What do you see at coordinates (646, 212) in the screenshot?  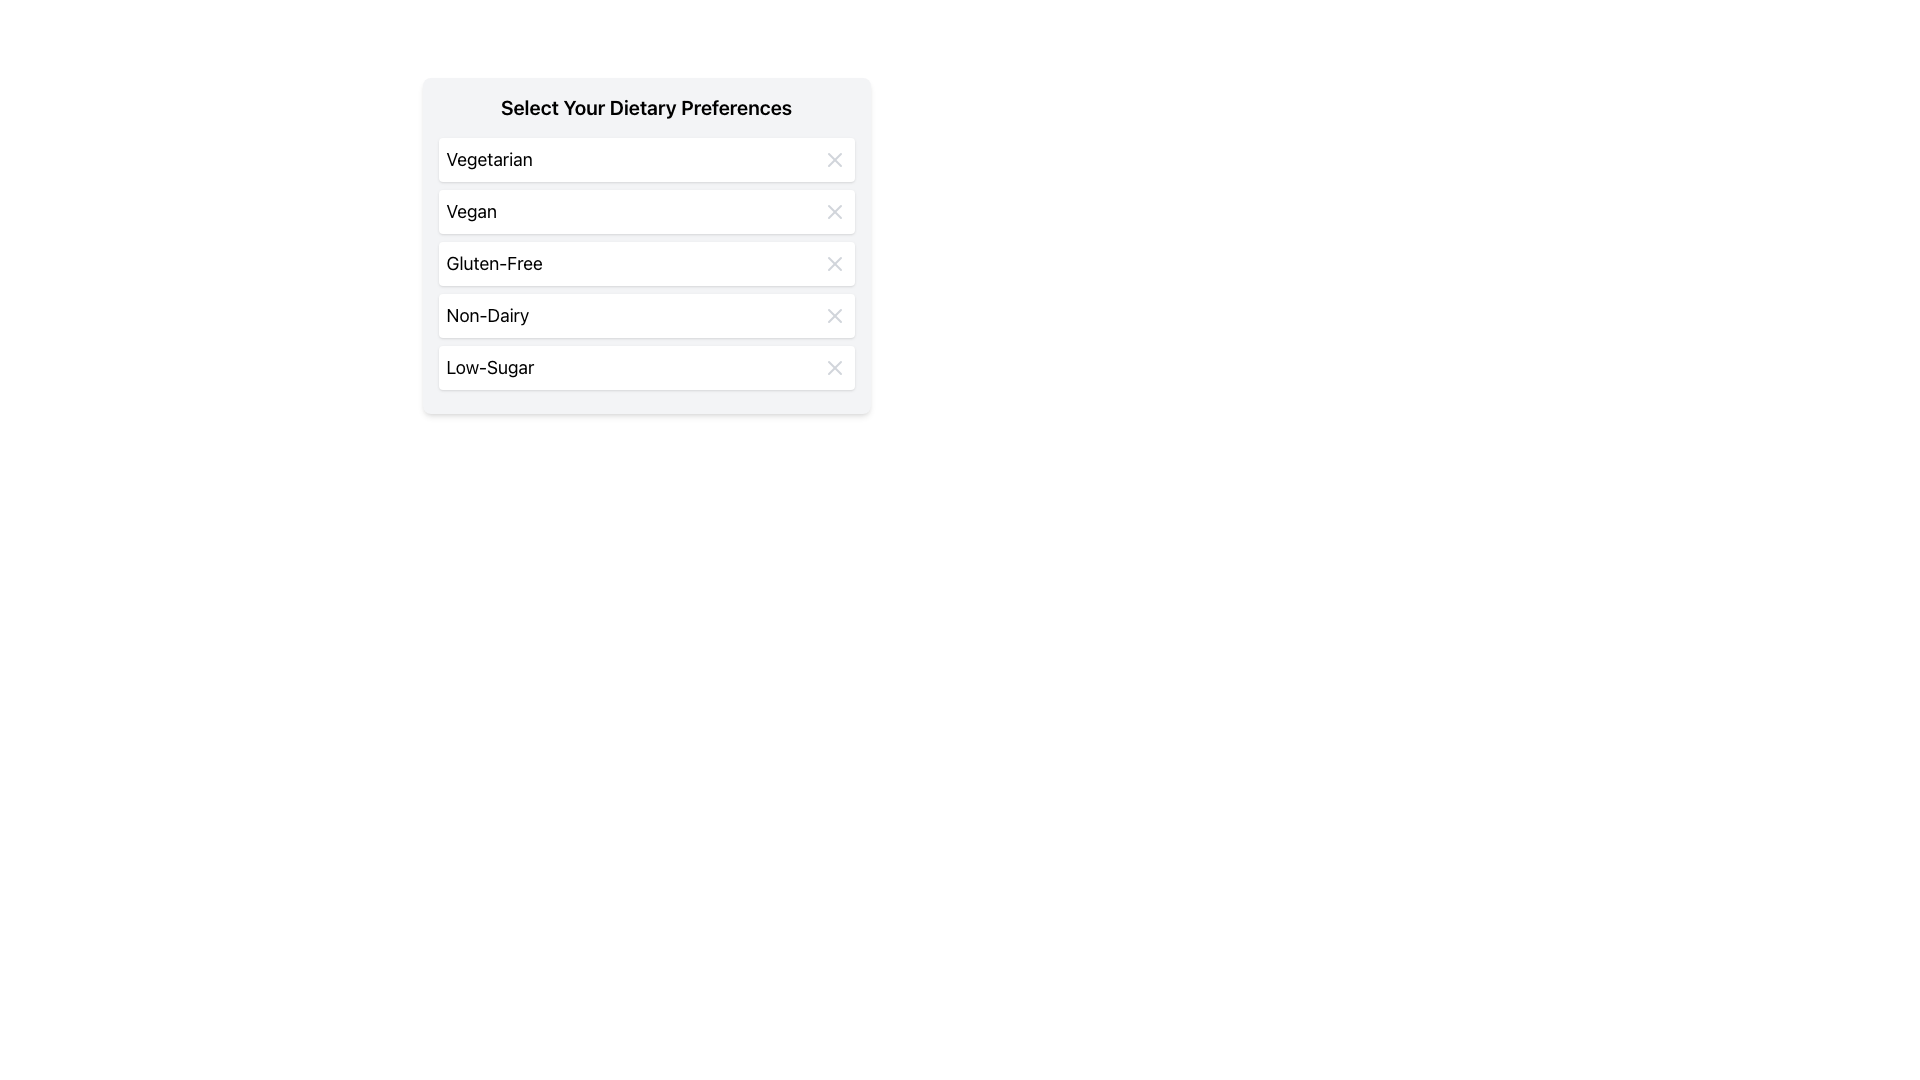 I see `the 'Vegan' list item button` at bounding box center [646, 212].